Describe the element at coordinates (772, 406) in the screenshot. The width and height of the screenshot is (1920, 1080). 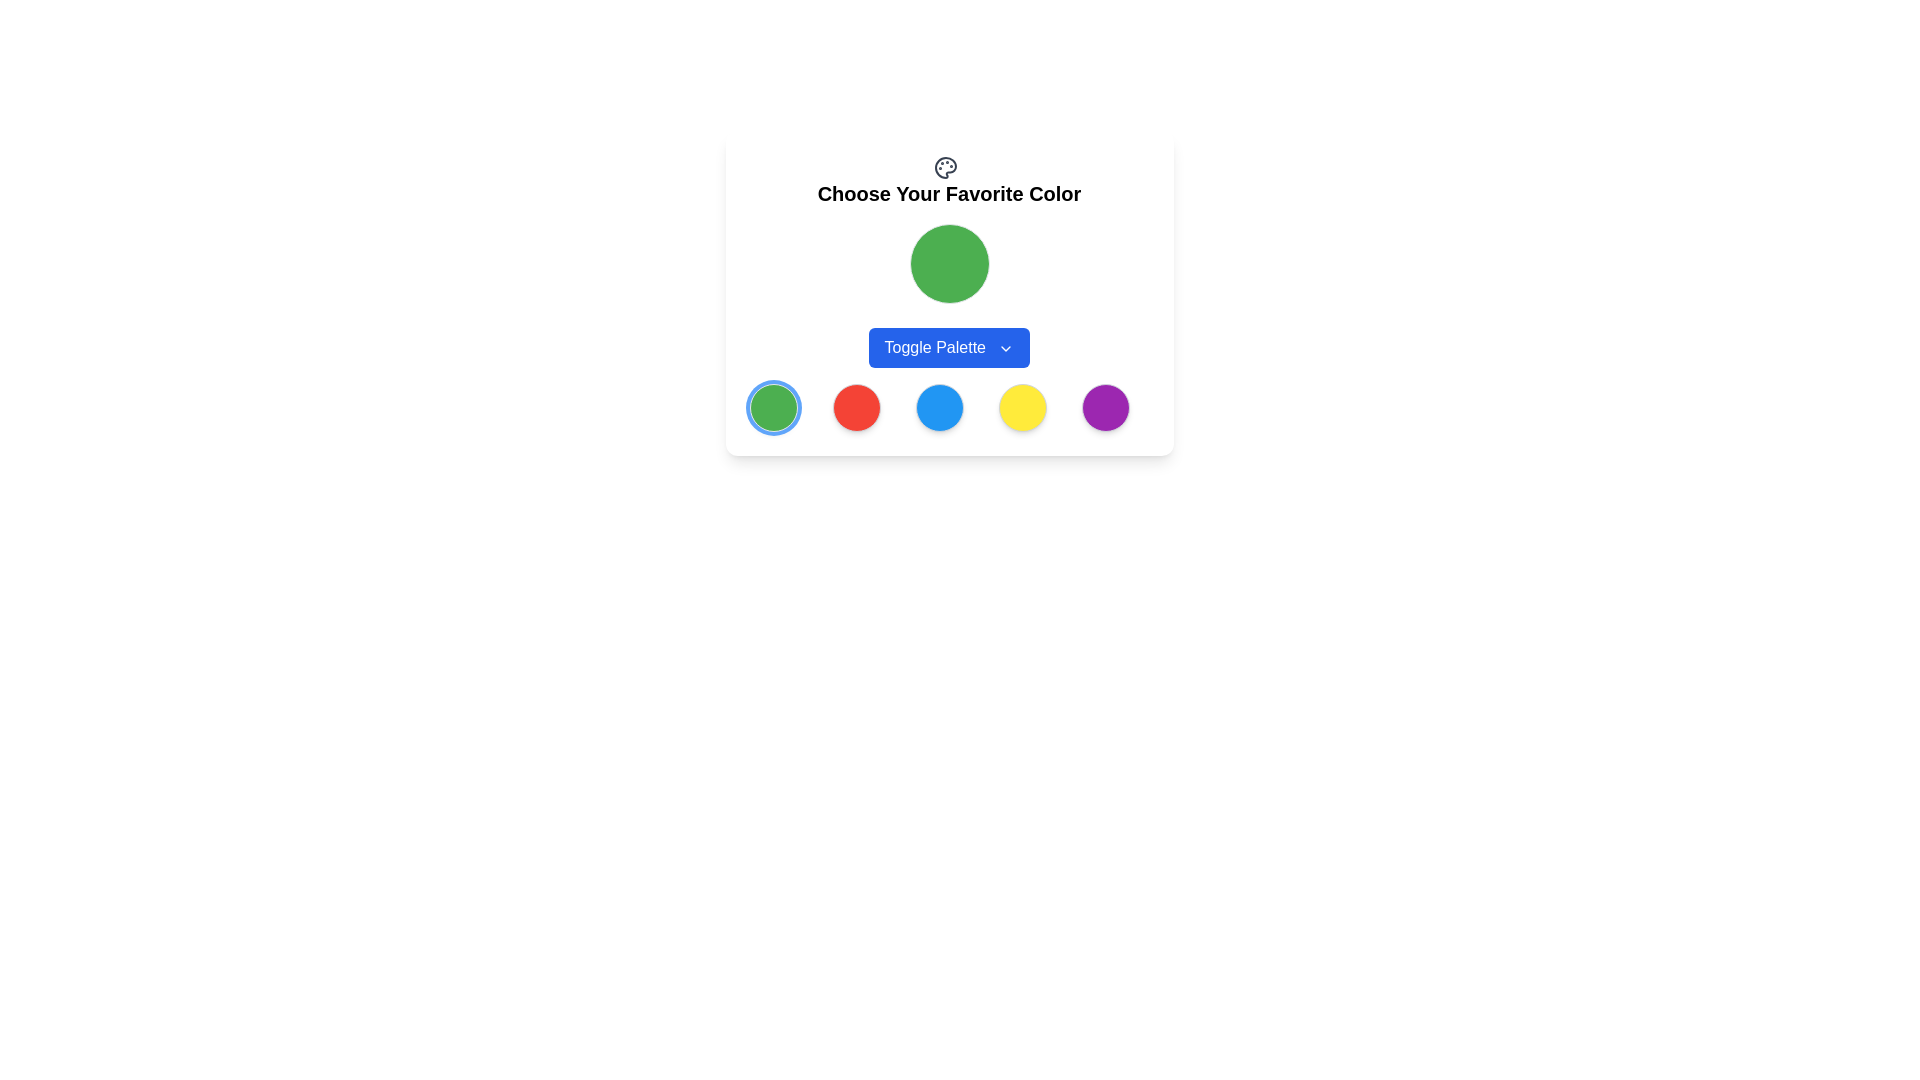
I see `the first circular button with a green background and blue outer border` at that location.